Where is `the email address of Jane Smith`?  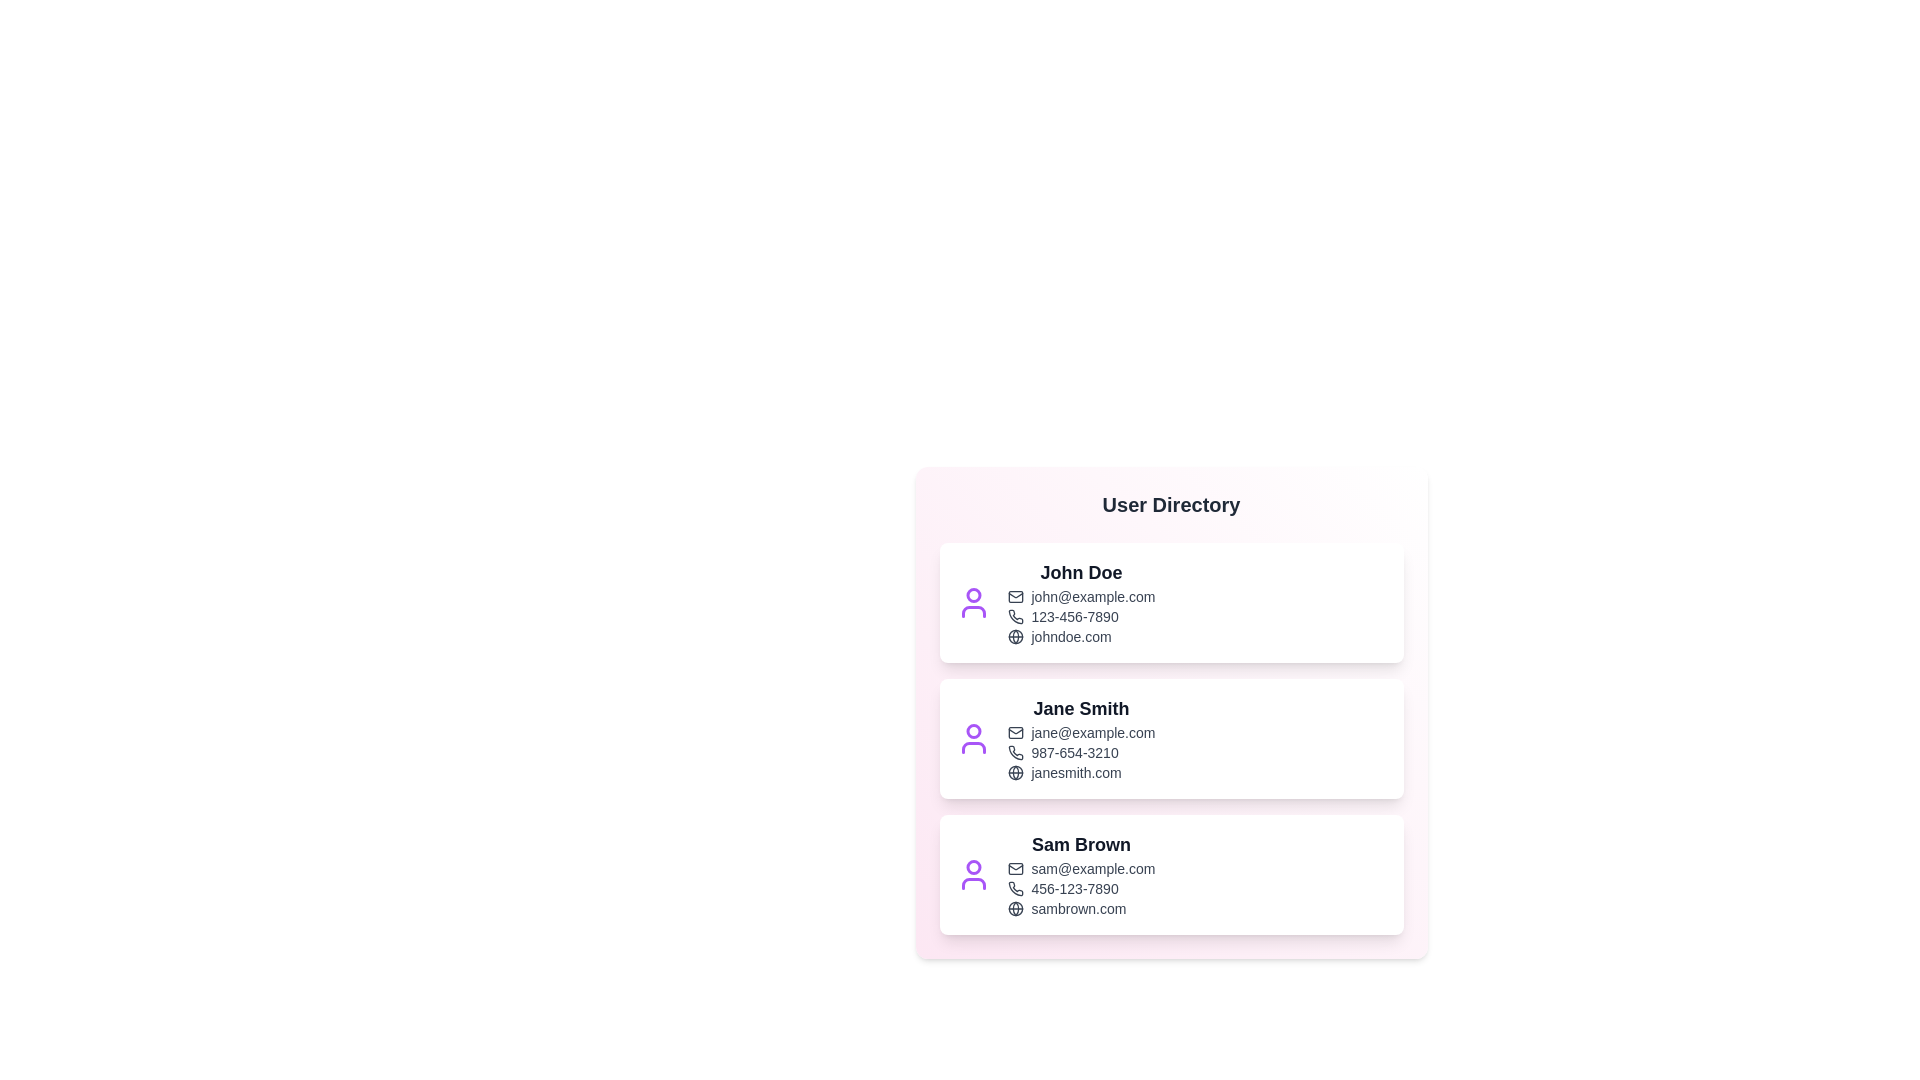 the email address of Jane Smith is located at coordinates (1080, 732).